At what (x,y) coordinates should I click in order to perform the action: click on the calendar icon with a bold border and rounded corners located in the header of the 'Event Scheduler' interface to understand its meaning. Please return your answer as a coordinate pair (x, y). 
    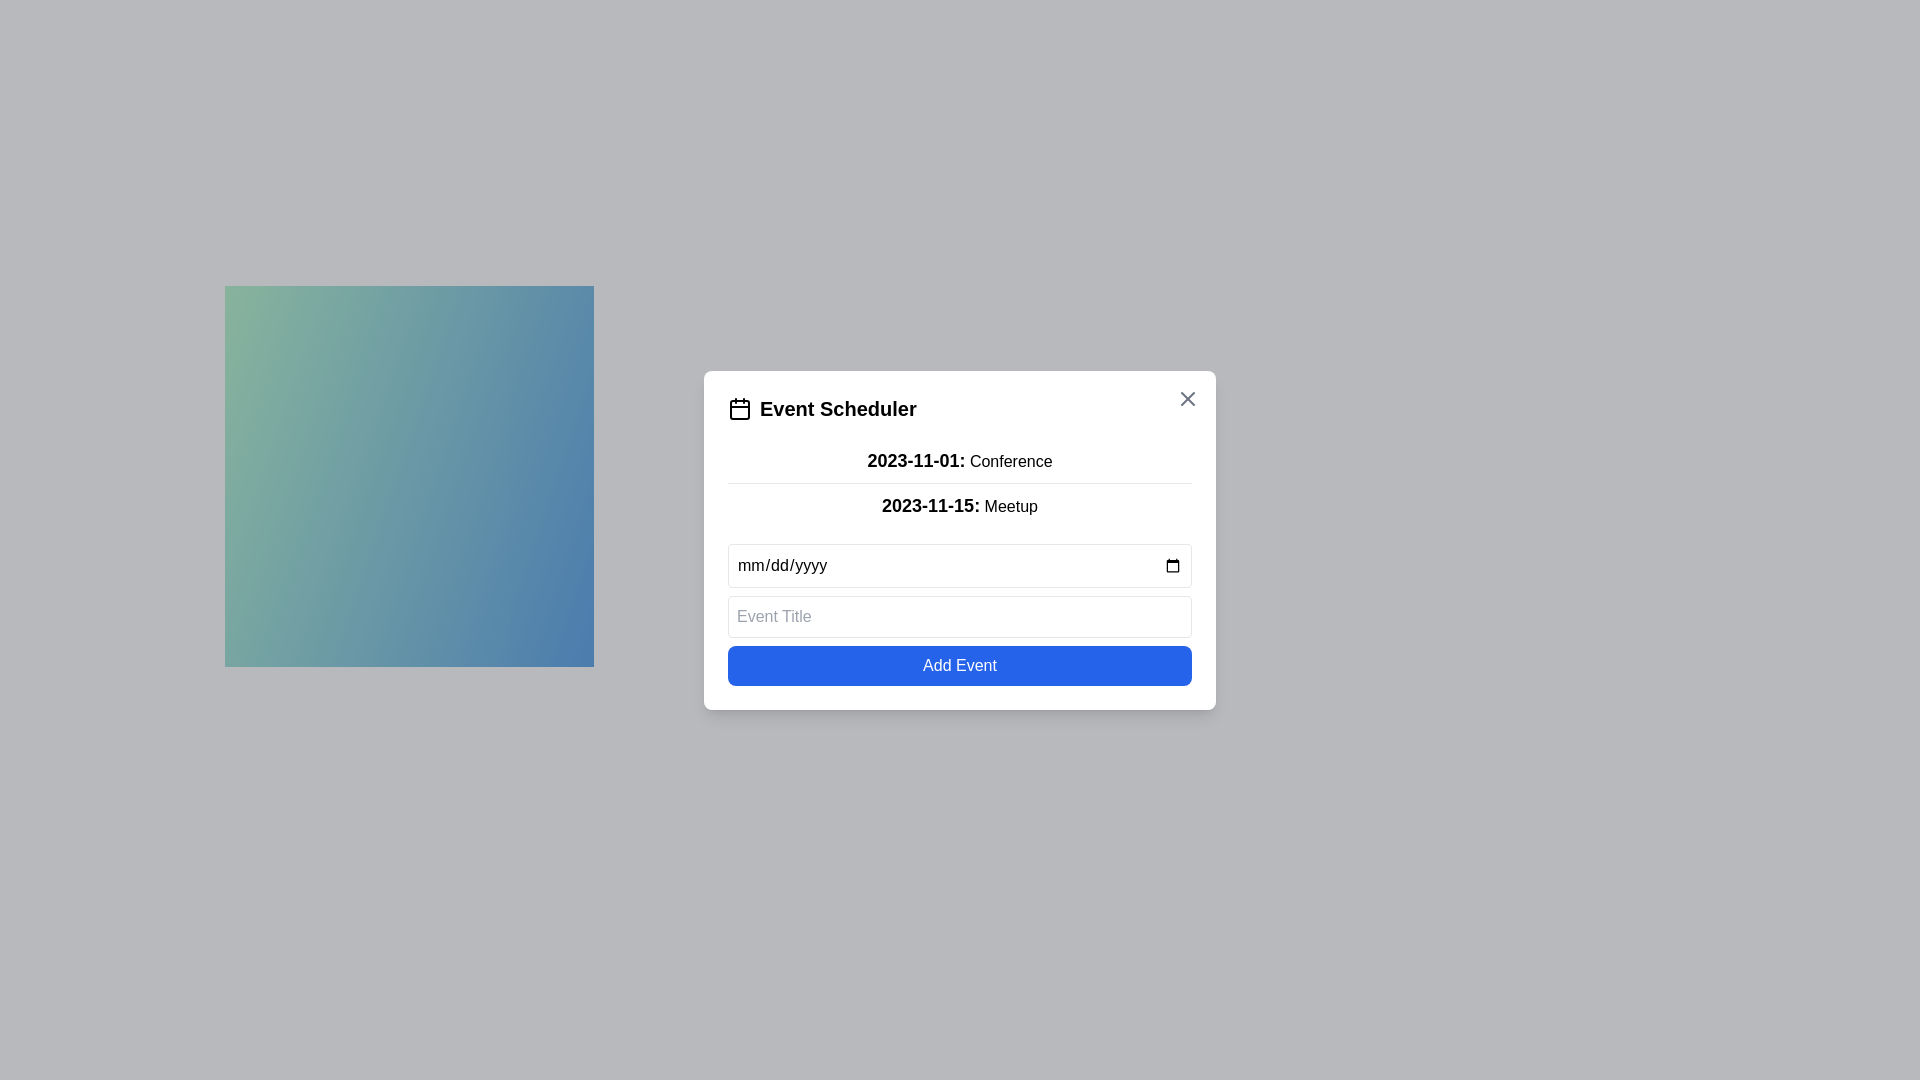
    Looking at the image, I should click on (738, 408).